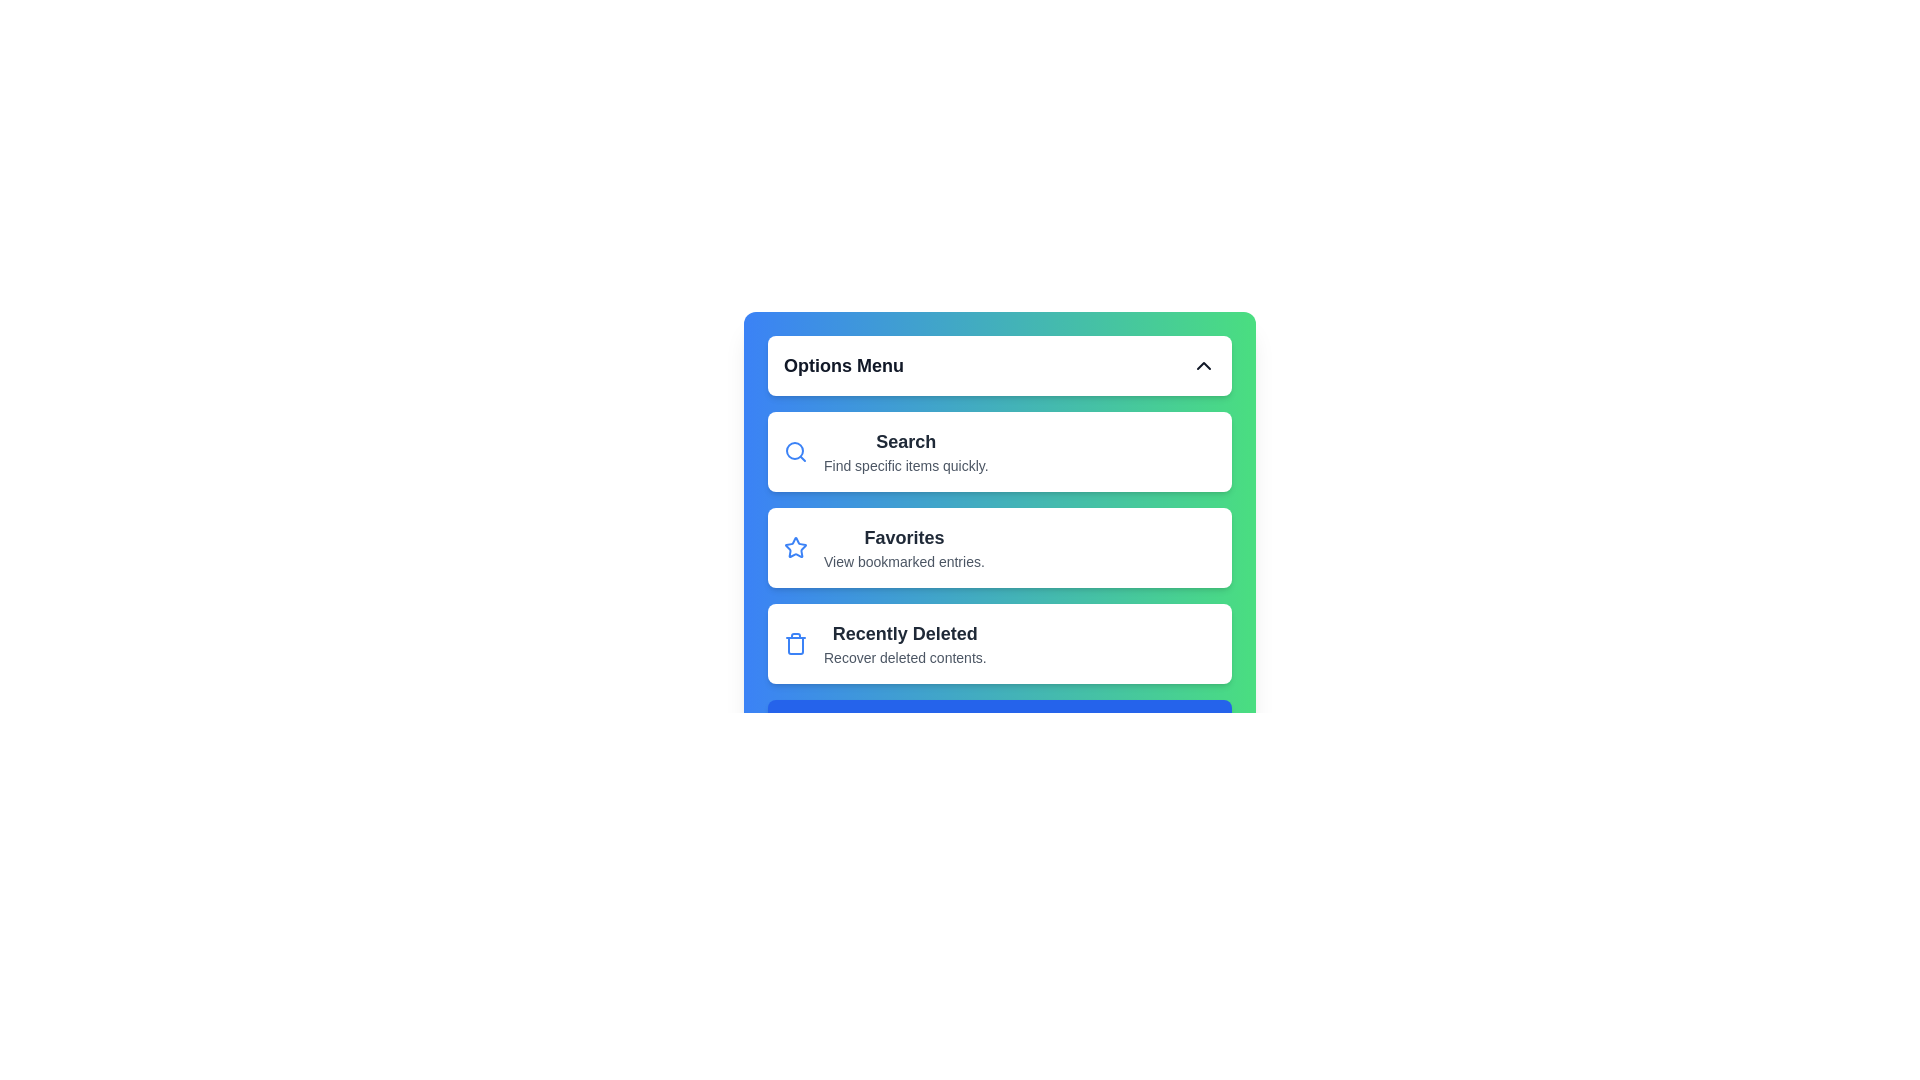 This screenshot has width=1920, height=1080. What do you see at coordinates (903, 562) in the screenshot?
I see `the text label displaying 'View bookmarked entries.'` at bounding box center [903, 562].